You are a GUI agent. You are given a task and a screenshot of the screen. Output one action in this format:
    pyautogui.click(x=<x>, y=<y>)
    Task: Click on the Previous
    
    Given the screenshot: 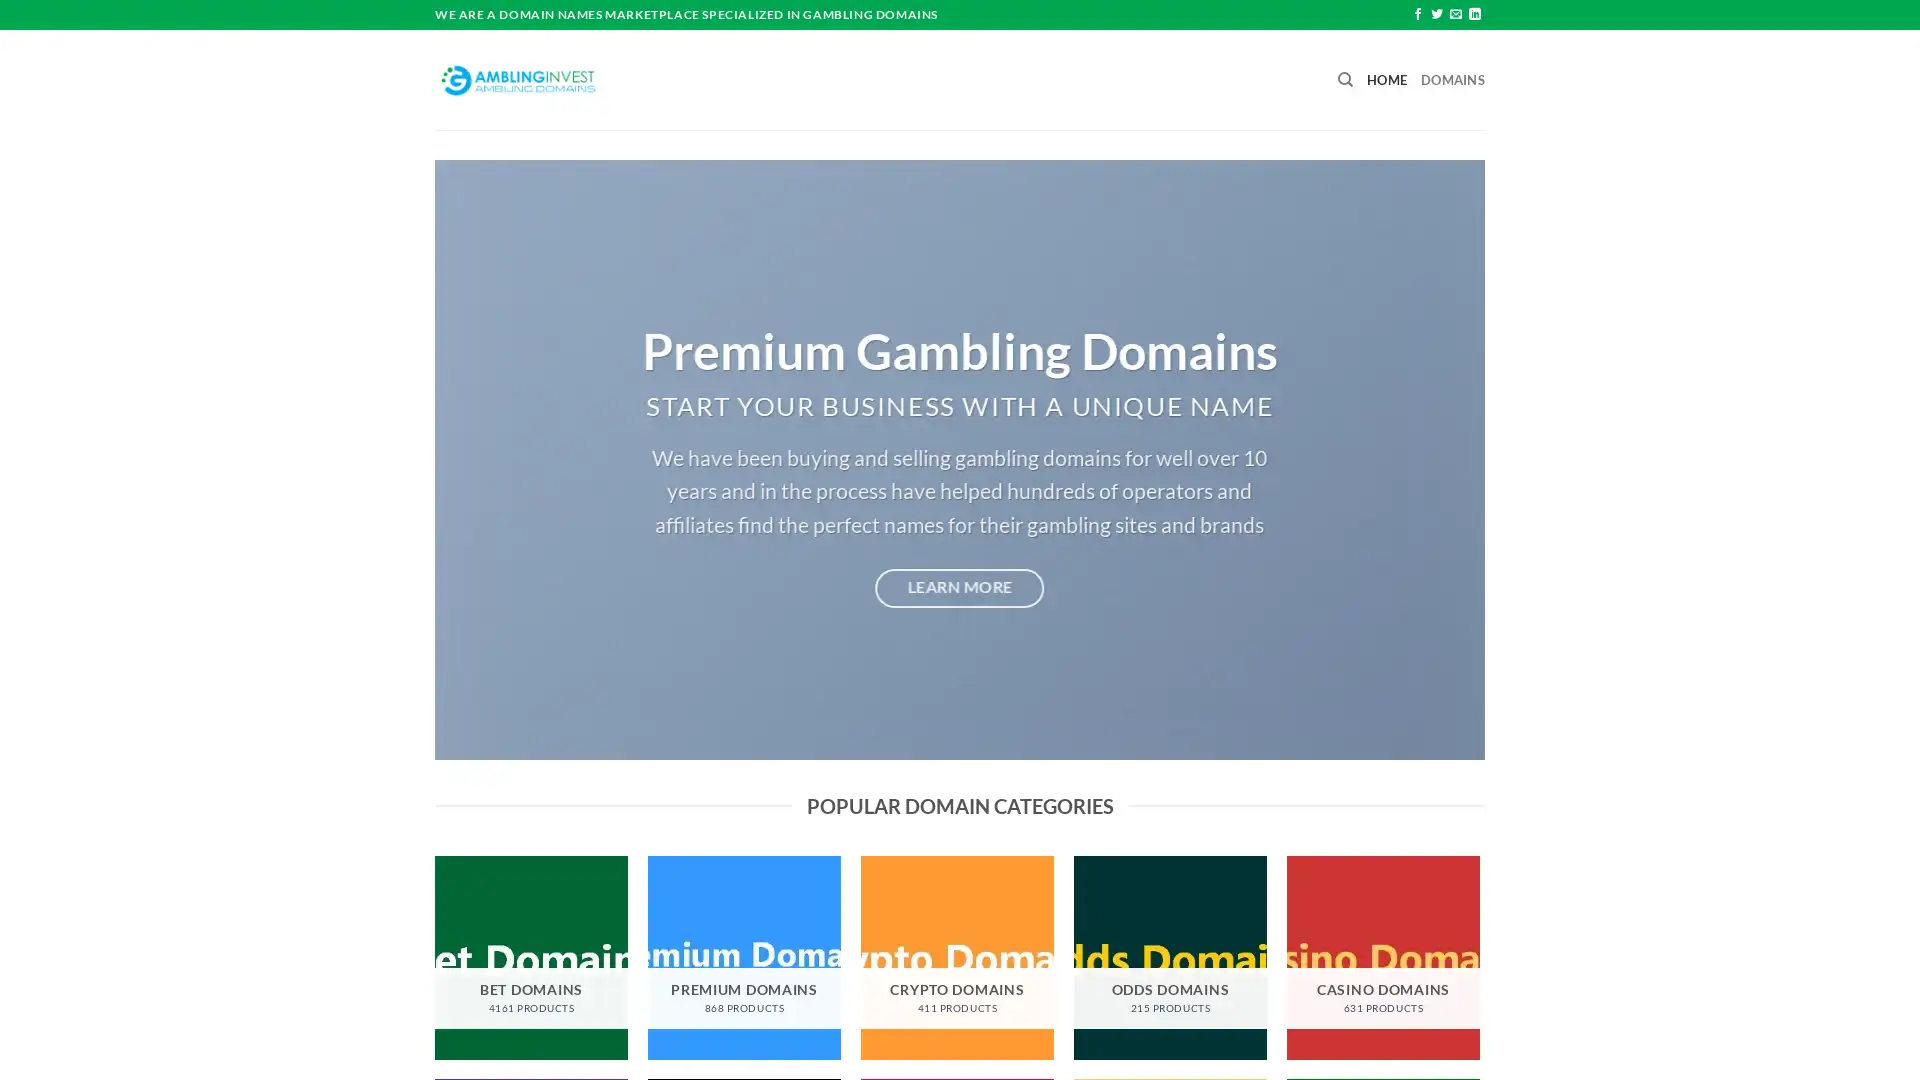 What is the action you would take?
    pyautogui.click(x=435, y=964)
    